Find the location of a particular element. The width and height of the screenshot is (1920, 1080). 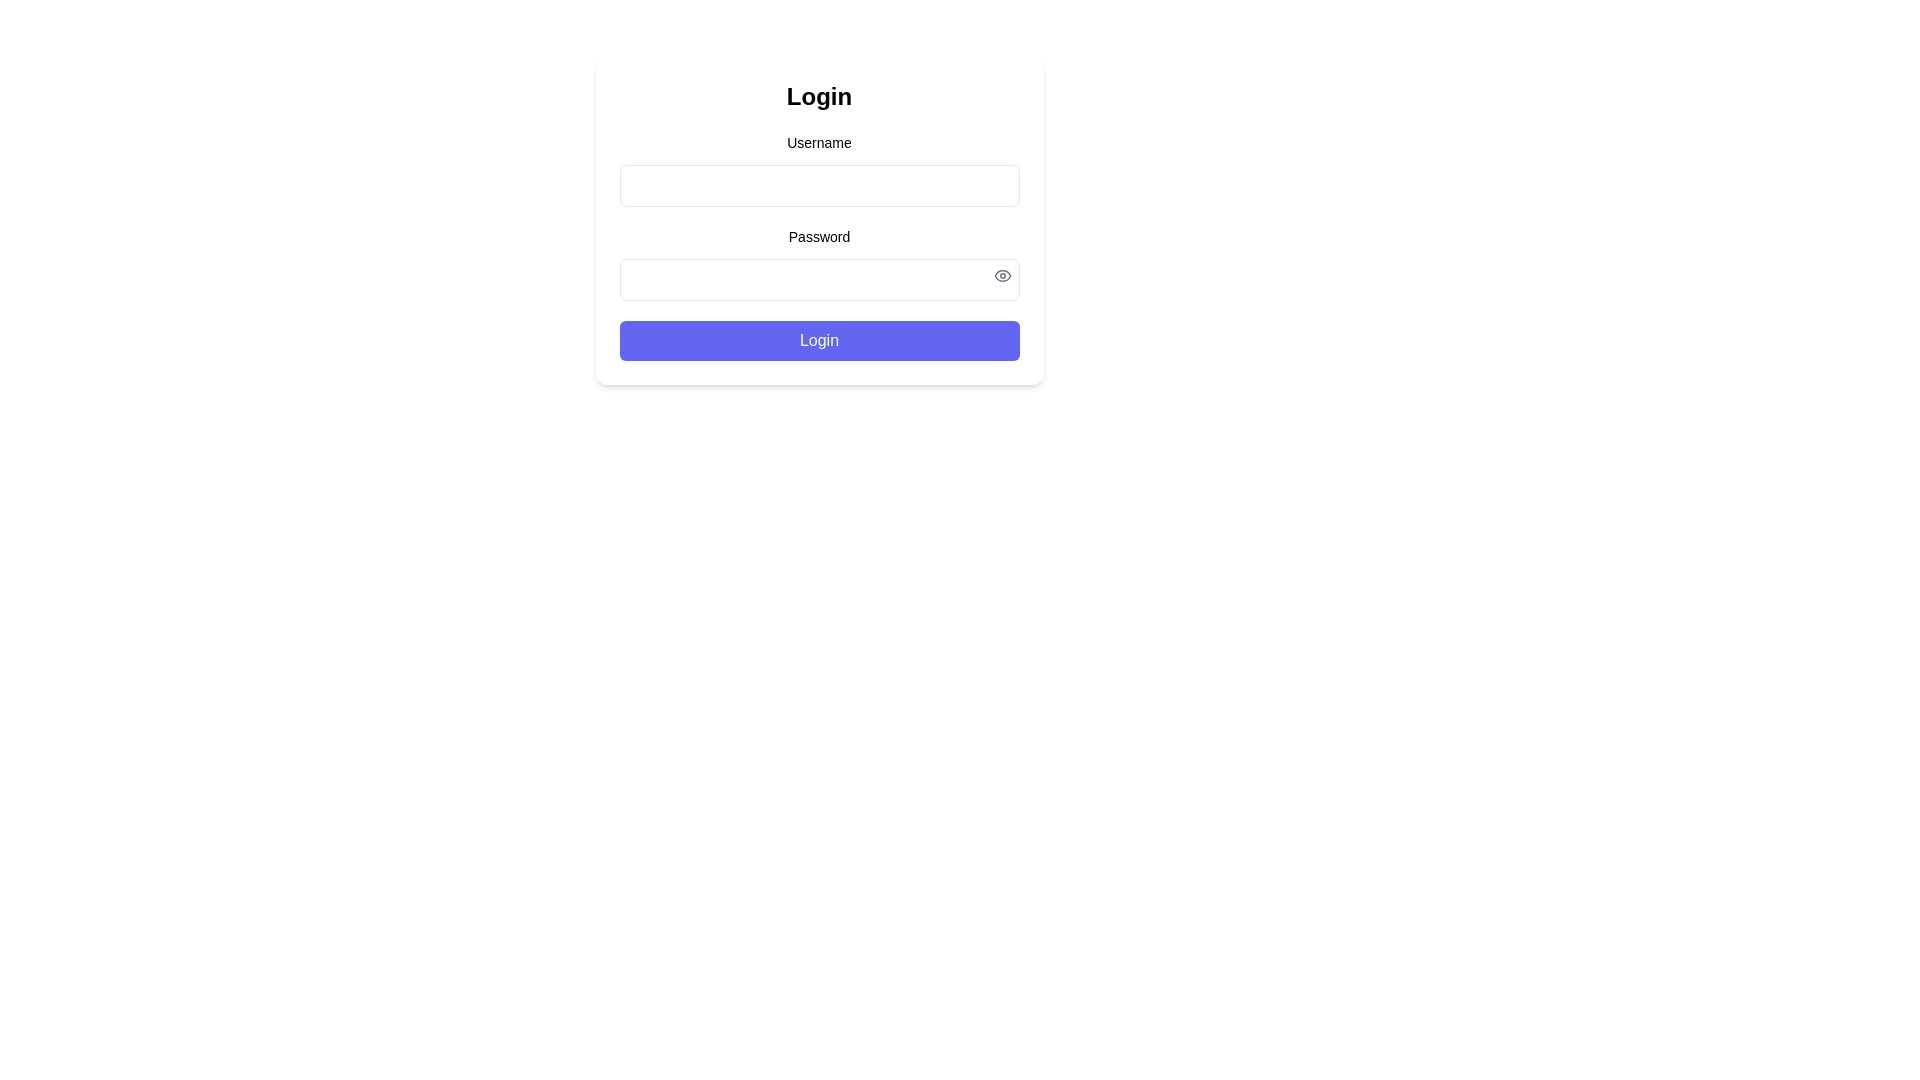

the toggle visibility button located at the top-right corner of the password field is located at coordinates (1002, 276).